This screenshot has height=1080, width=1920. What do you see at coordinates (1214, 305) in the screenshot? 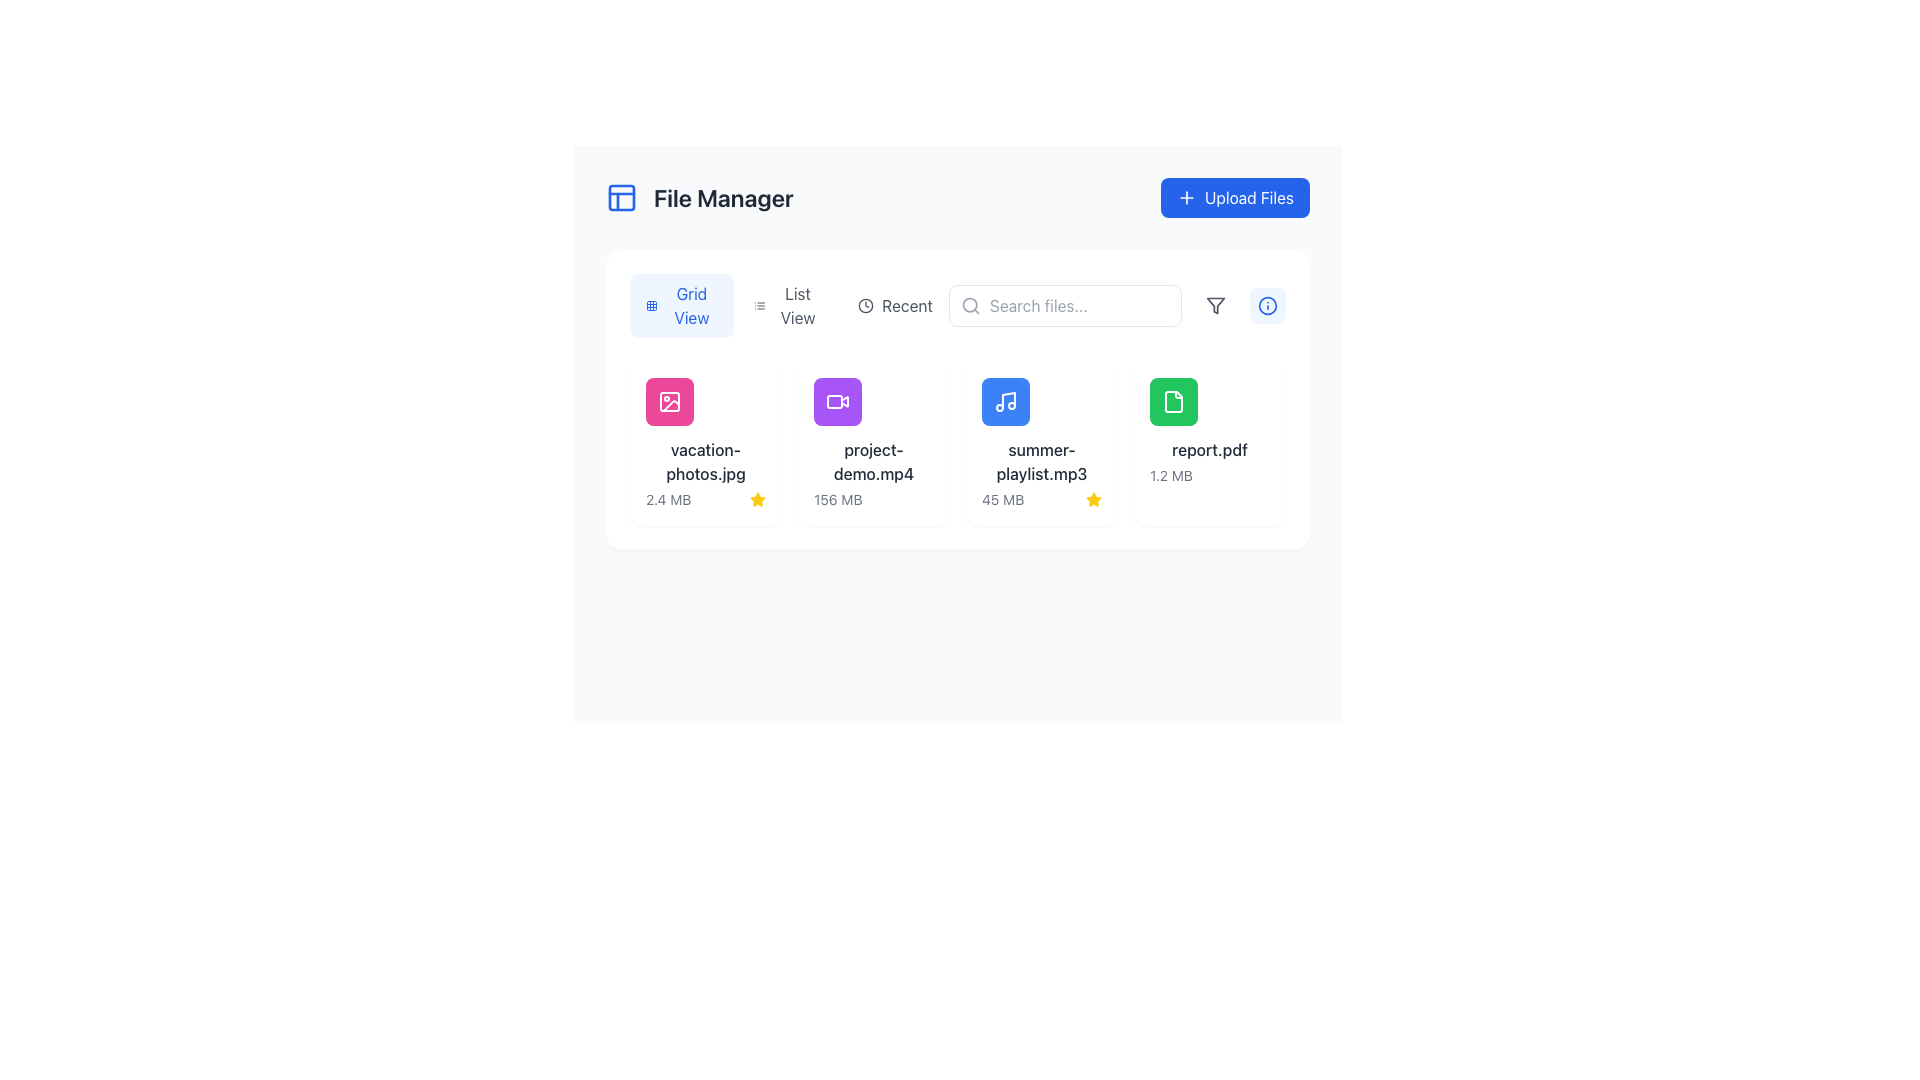
I see `the filter icon located in the toolbar at the top of the interface` at bounding box center [1214, 305].